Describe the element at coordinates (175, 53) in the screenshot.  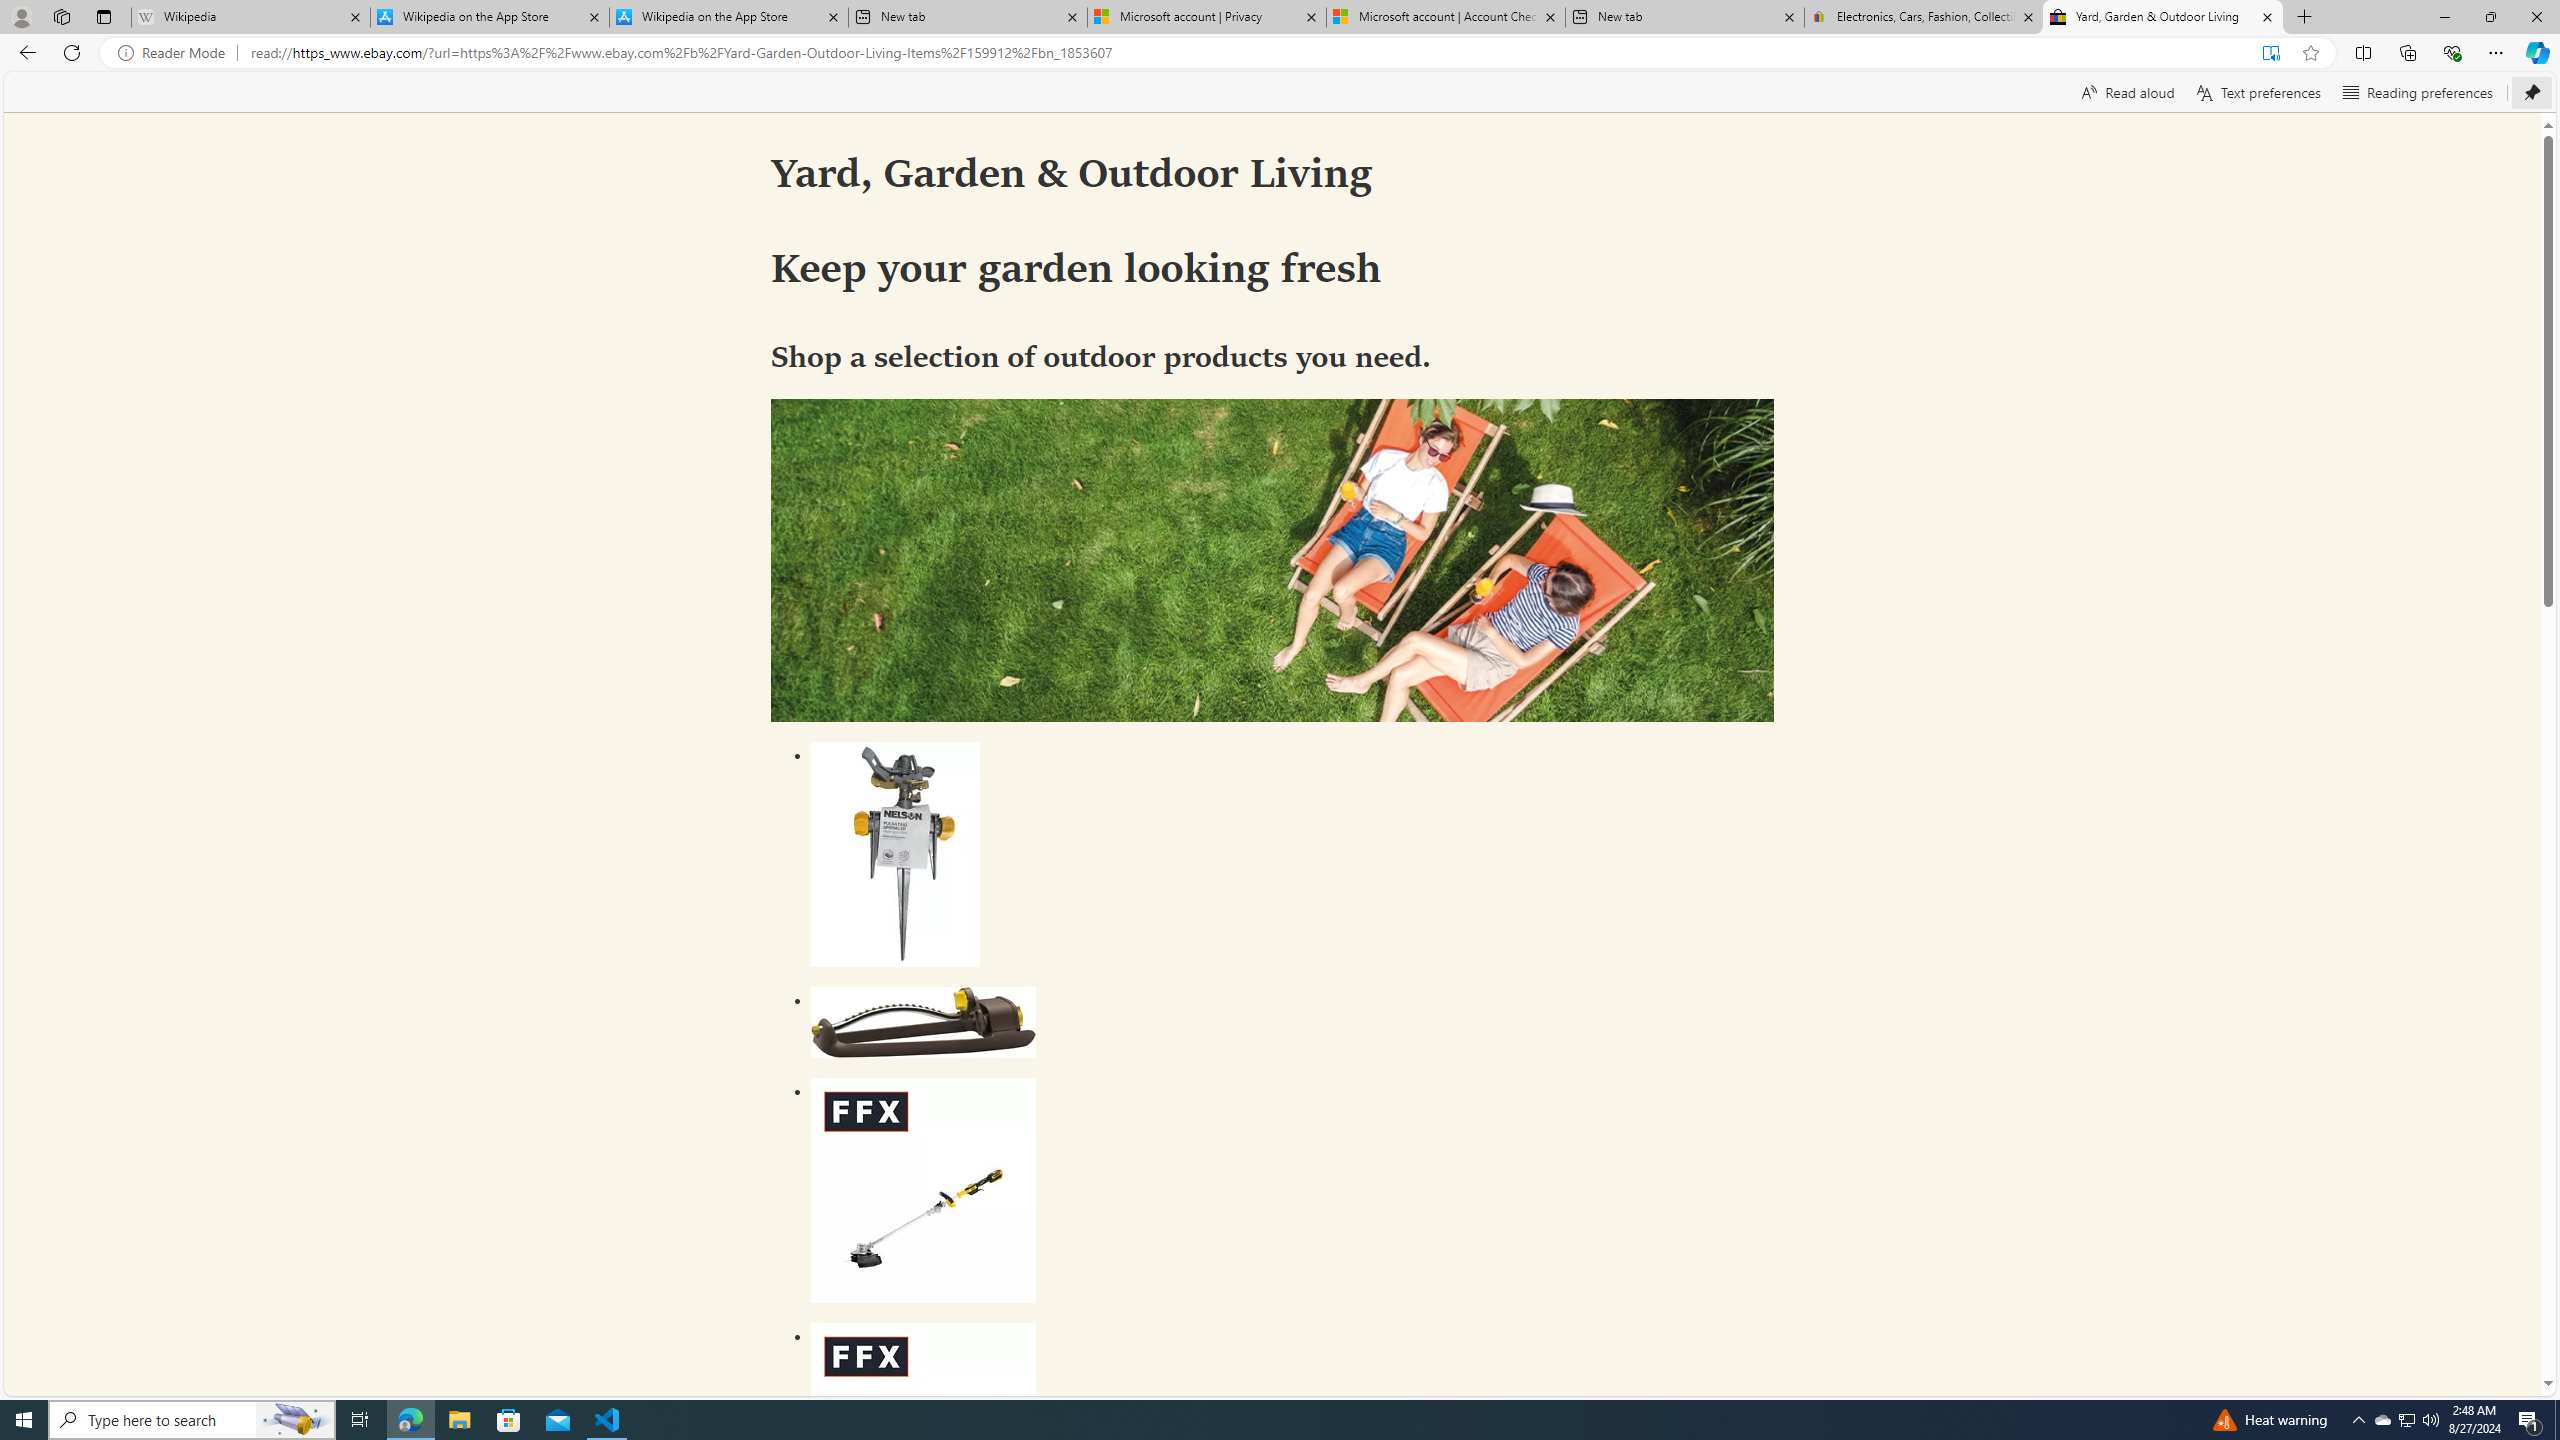
I see `'Reader Mode'` at that location.